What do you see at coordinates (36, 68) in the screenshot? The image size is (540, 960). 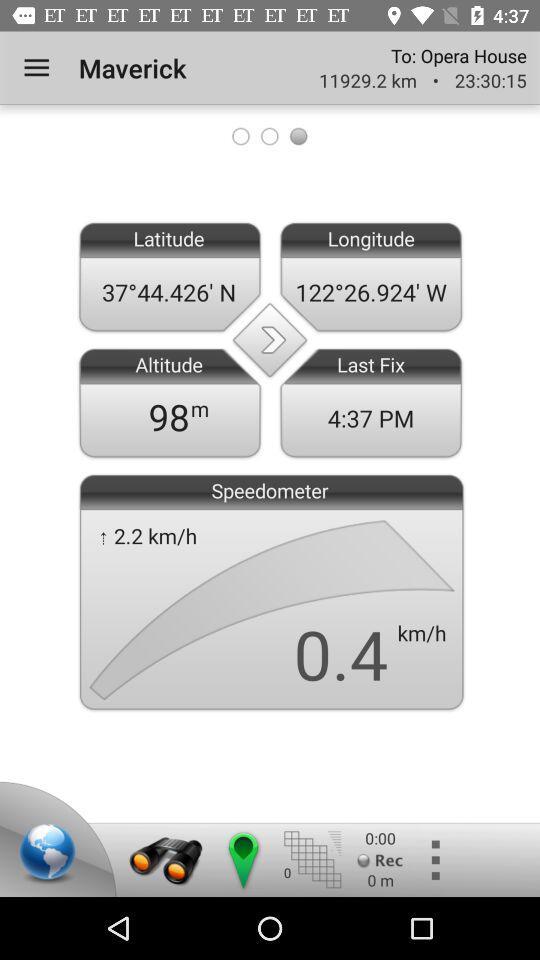 I see `the app to the left of maverick icon` at bounding box center [36, 68].